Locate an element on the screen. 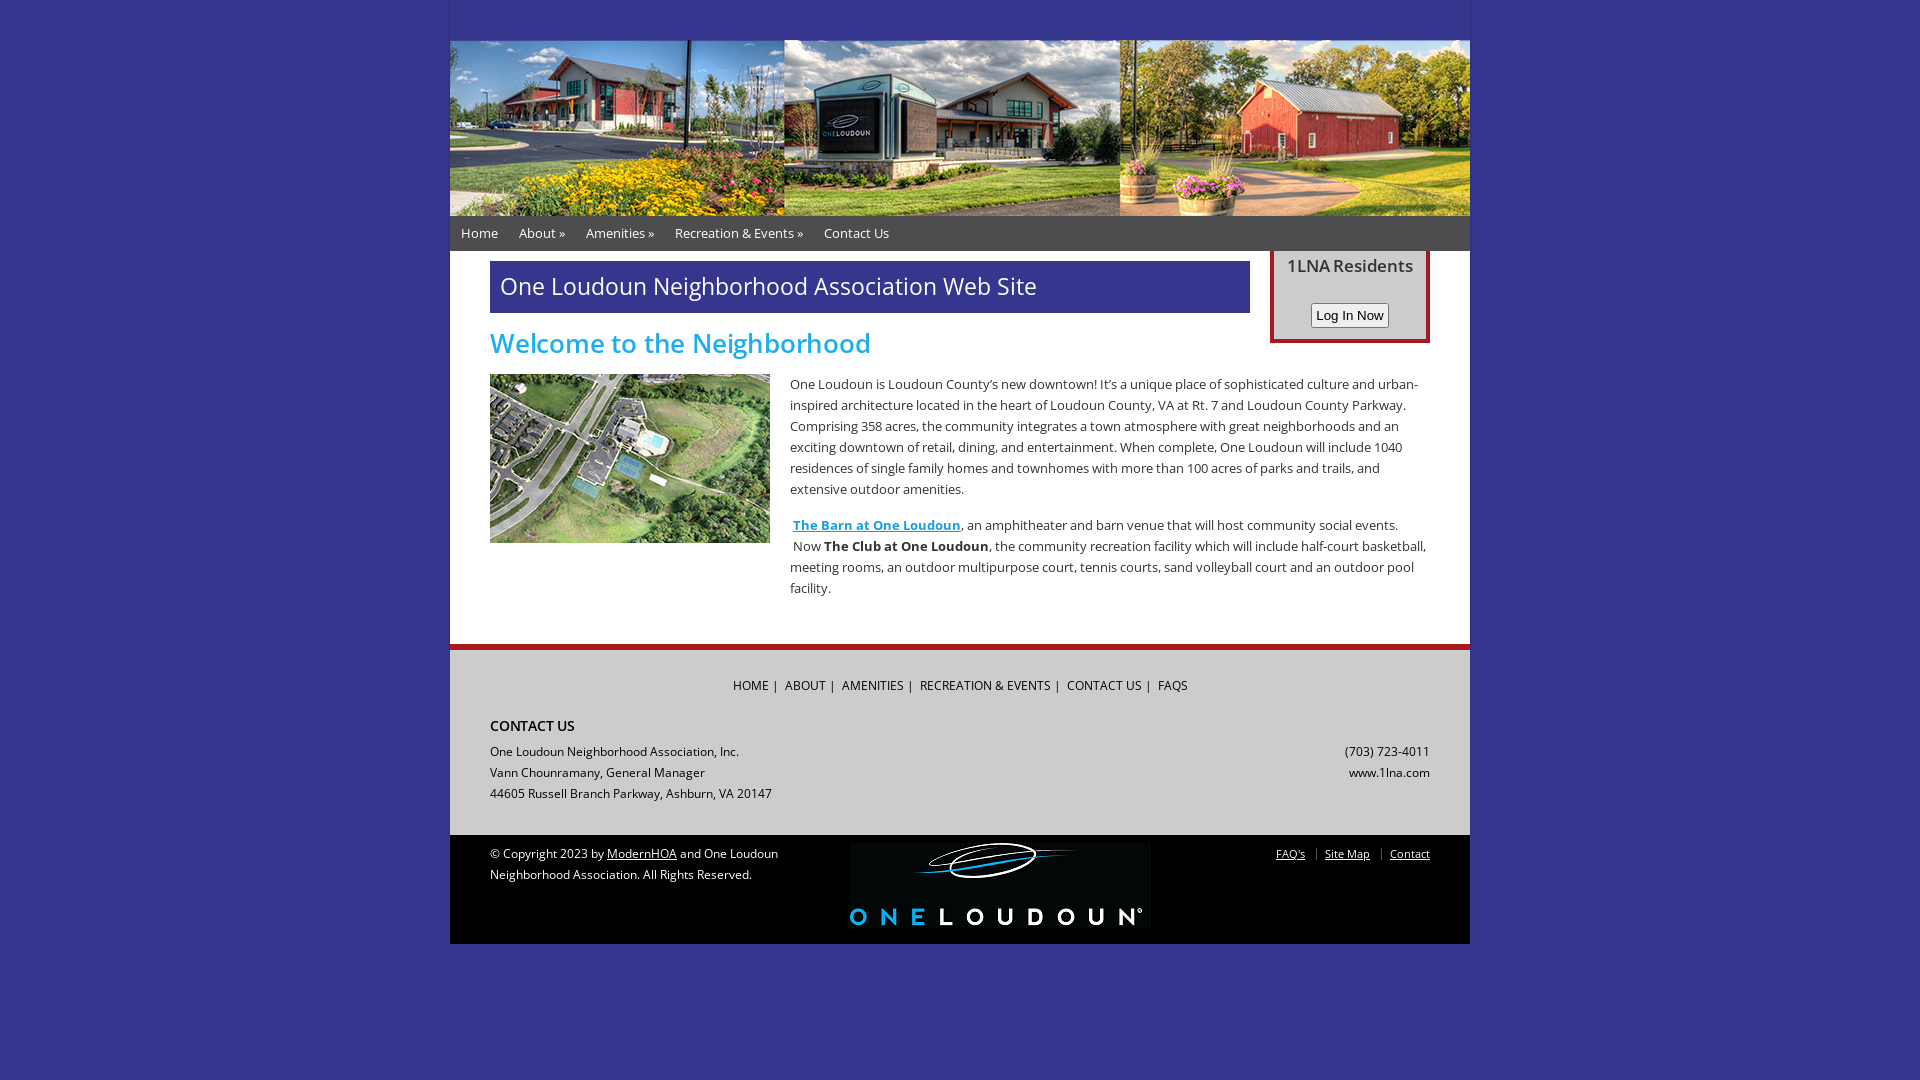 This screenshot has width=1920, height=1080. 'RECREATION & EVENTS' is located at coordinates (985, 684).